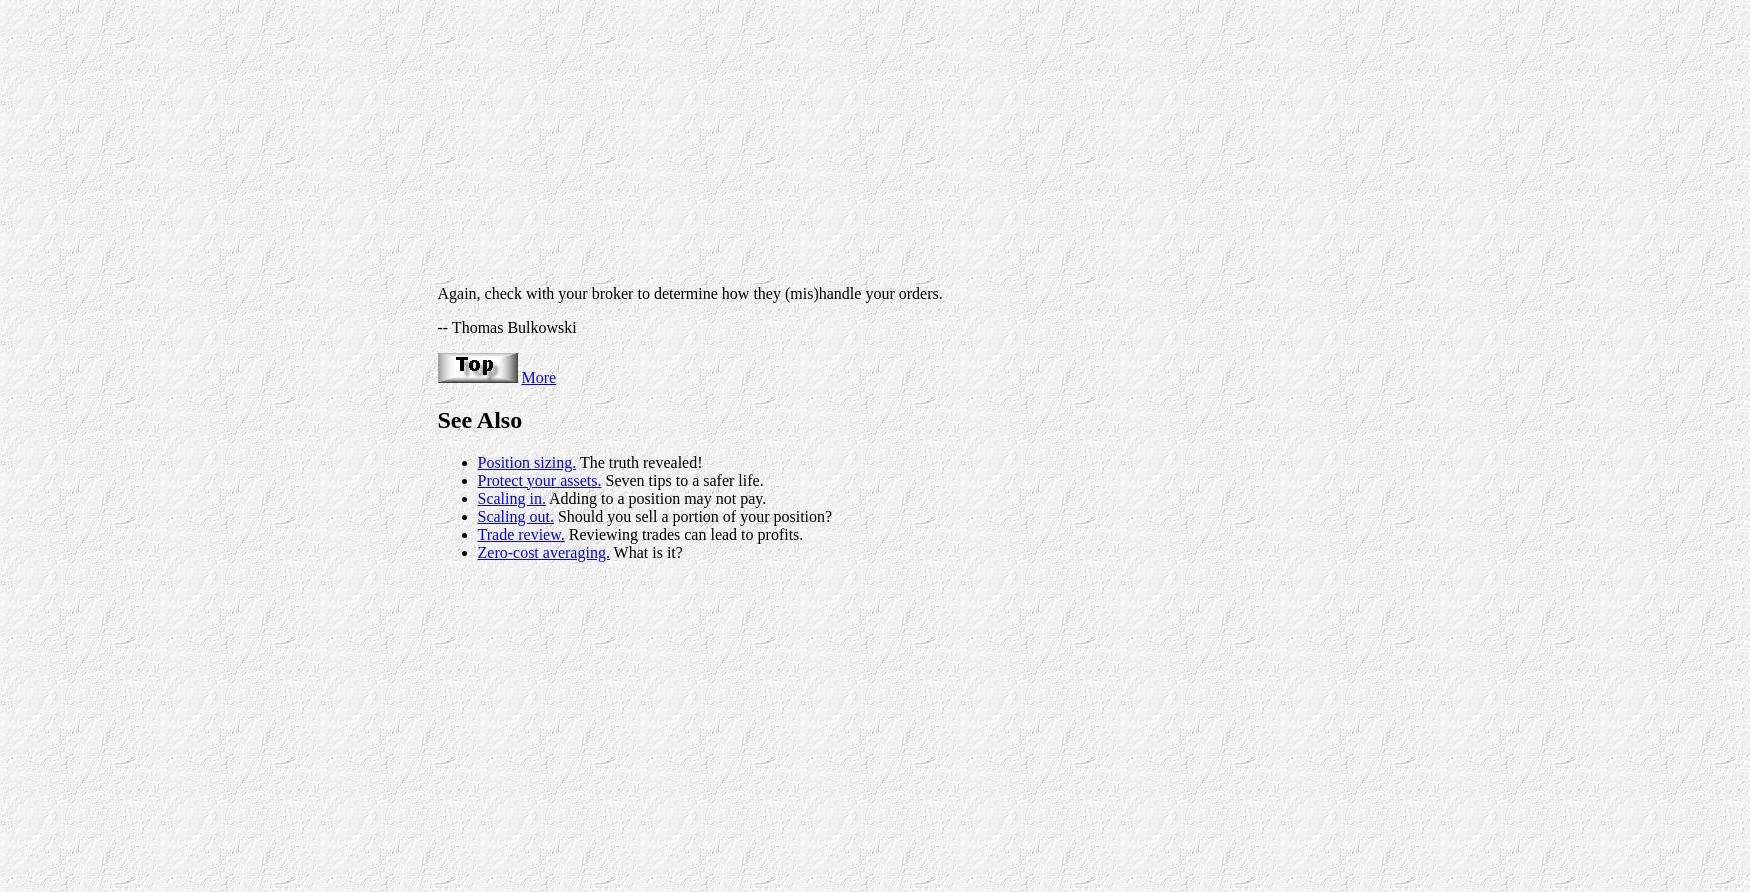 This screenshot has height=892, width=1750. I want to click on '-- Thomas Bulkowski', so click(505, 326).